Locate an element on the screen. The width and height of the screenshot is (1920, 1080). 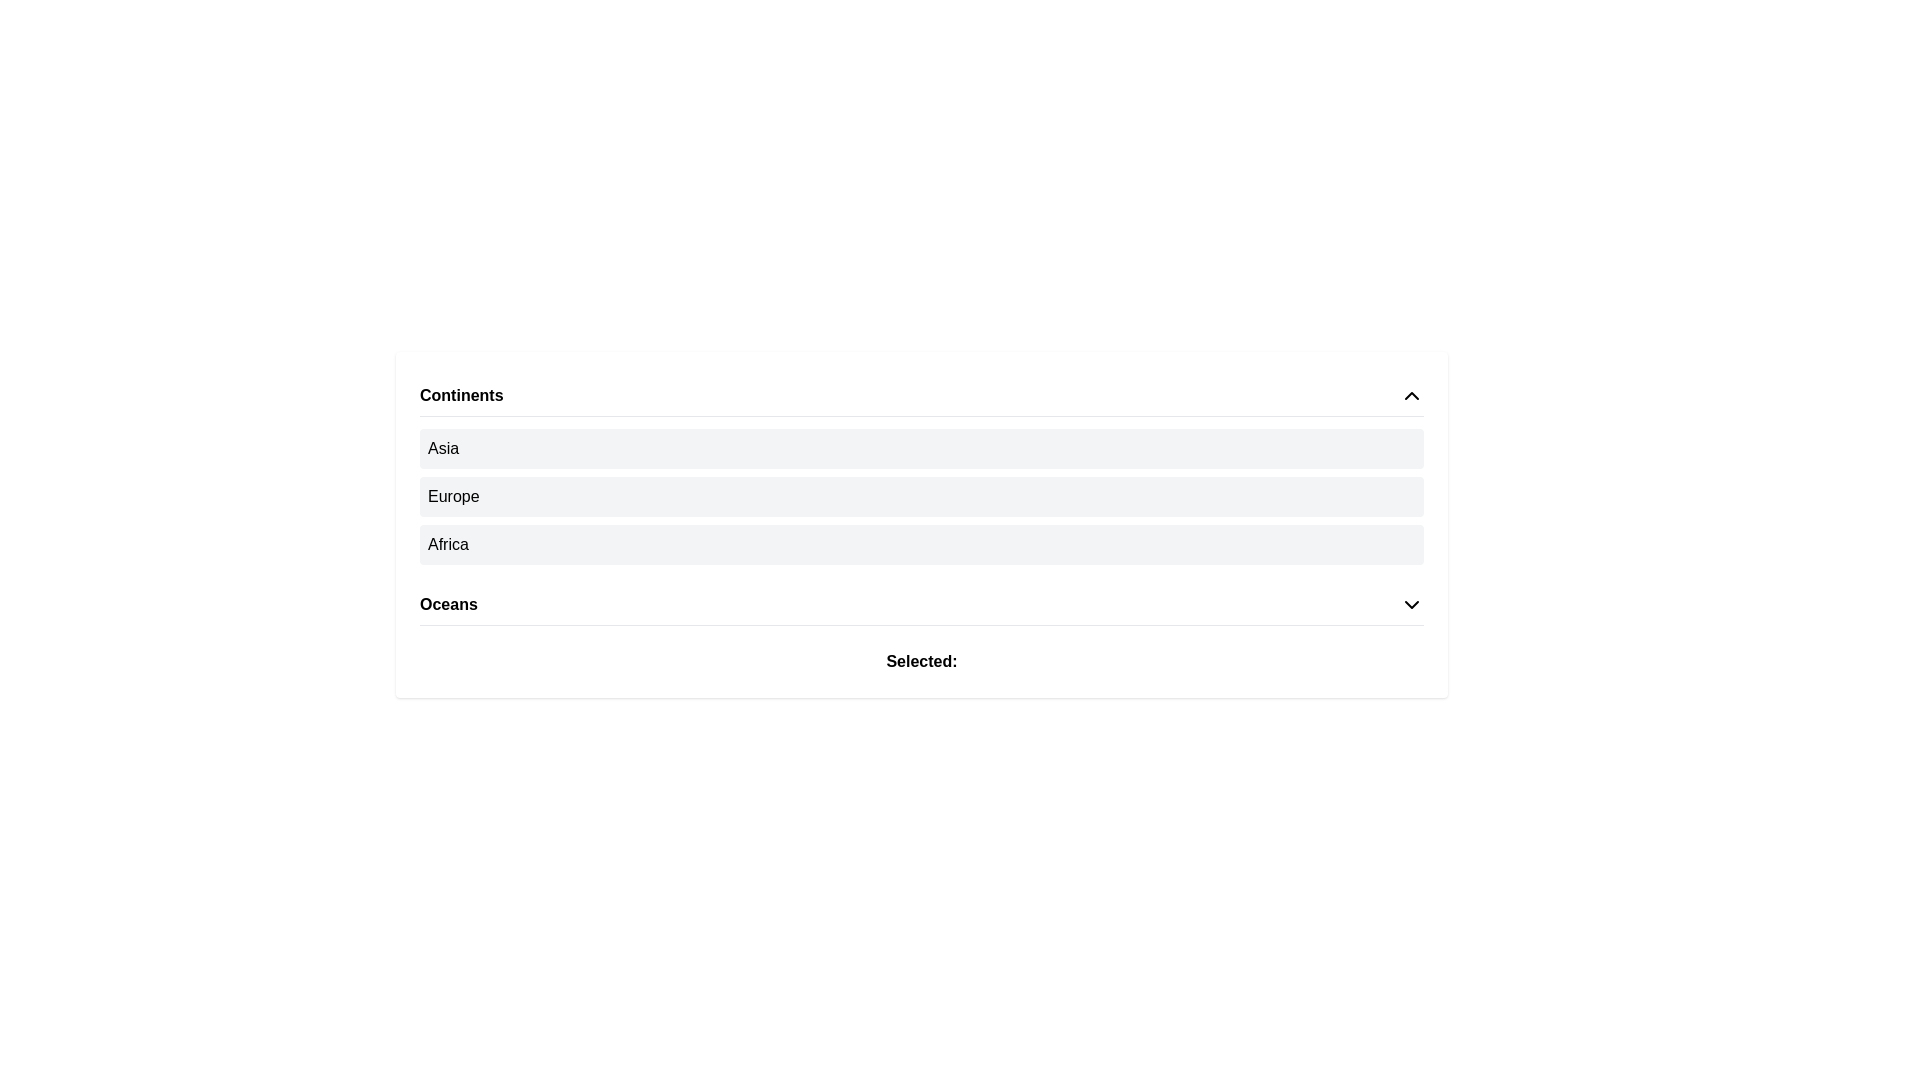
the text label displaying 'Europe', which is styled with plain black text on a white or light background, located in the 'Continents' section between 'Asia' and 'Africa' is located at coordinates (452, 496).